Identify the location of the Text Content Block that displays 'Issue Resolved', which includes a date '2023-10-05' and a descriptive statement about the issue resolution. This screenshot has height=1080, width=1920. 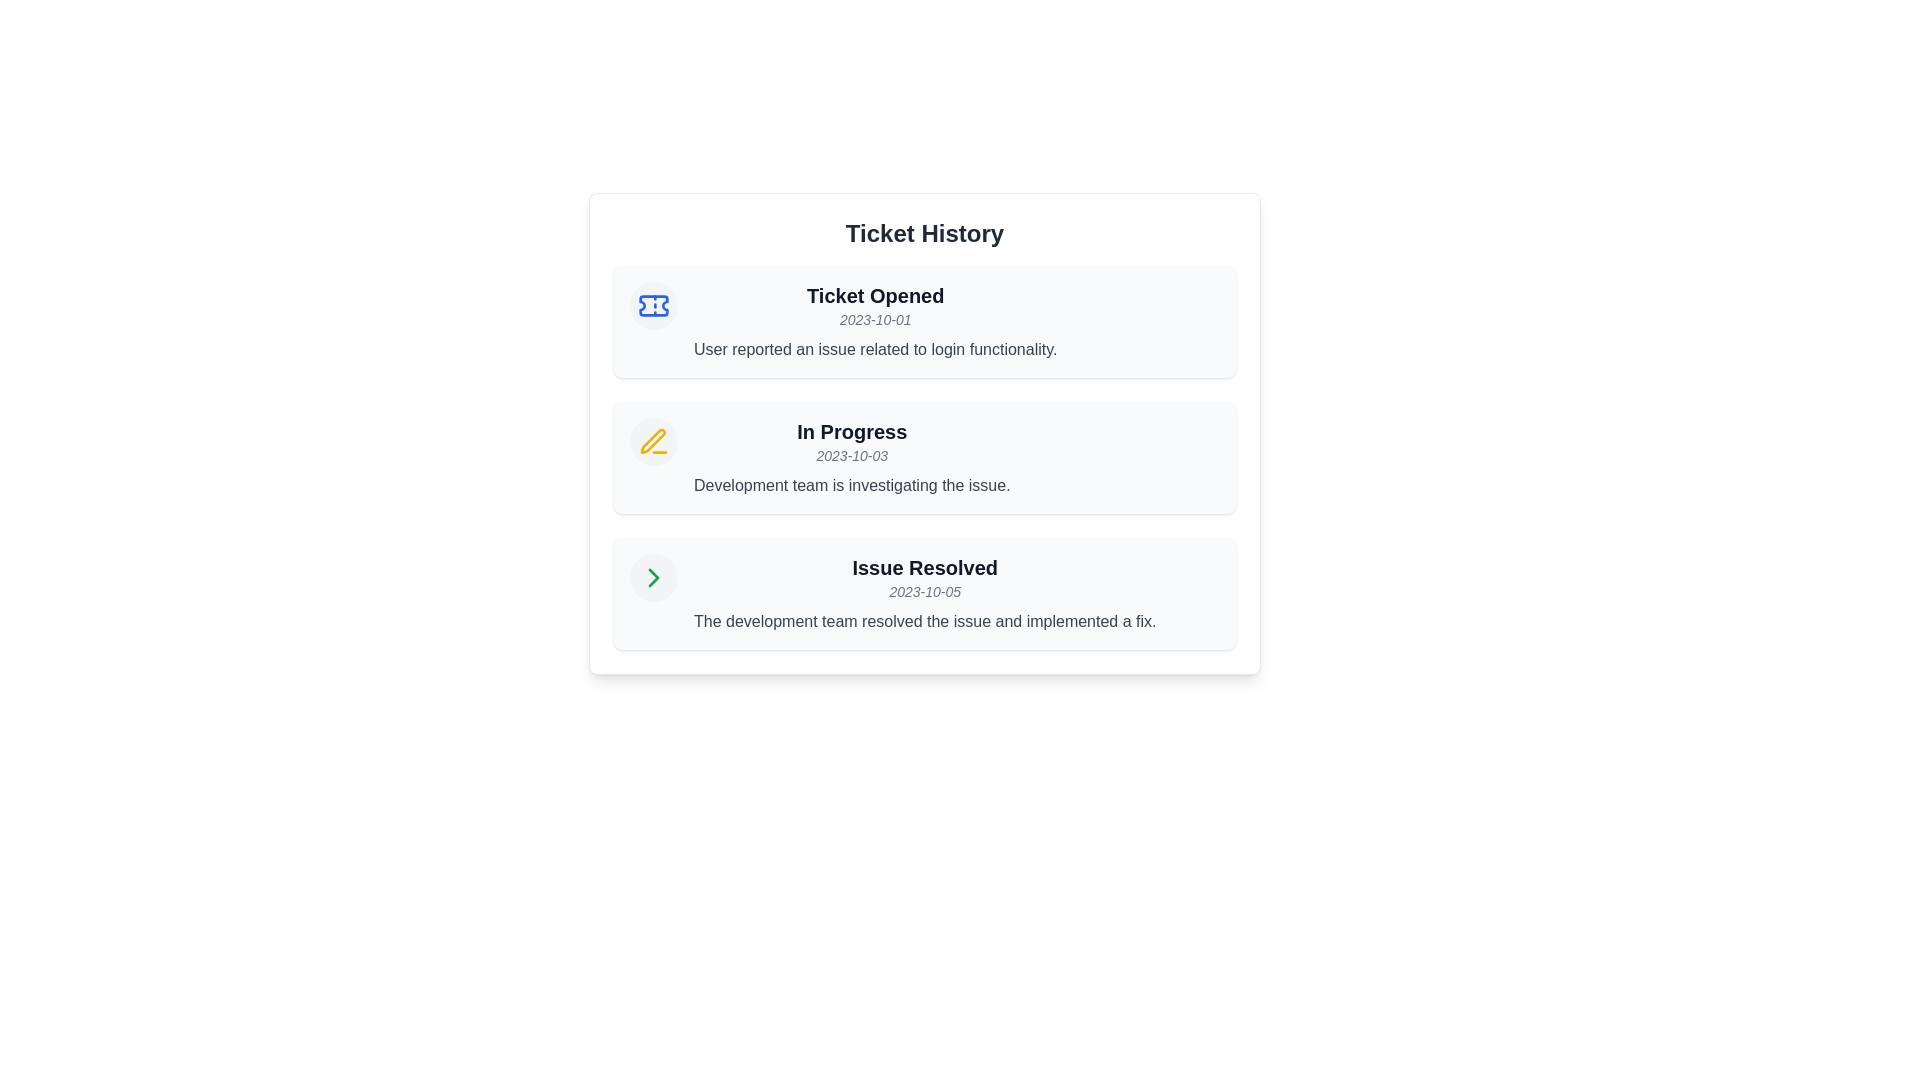
(924, 593).